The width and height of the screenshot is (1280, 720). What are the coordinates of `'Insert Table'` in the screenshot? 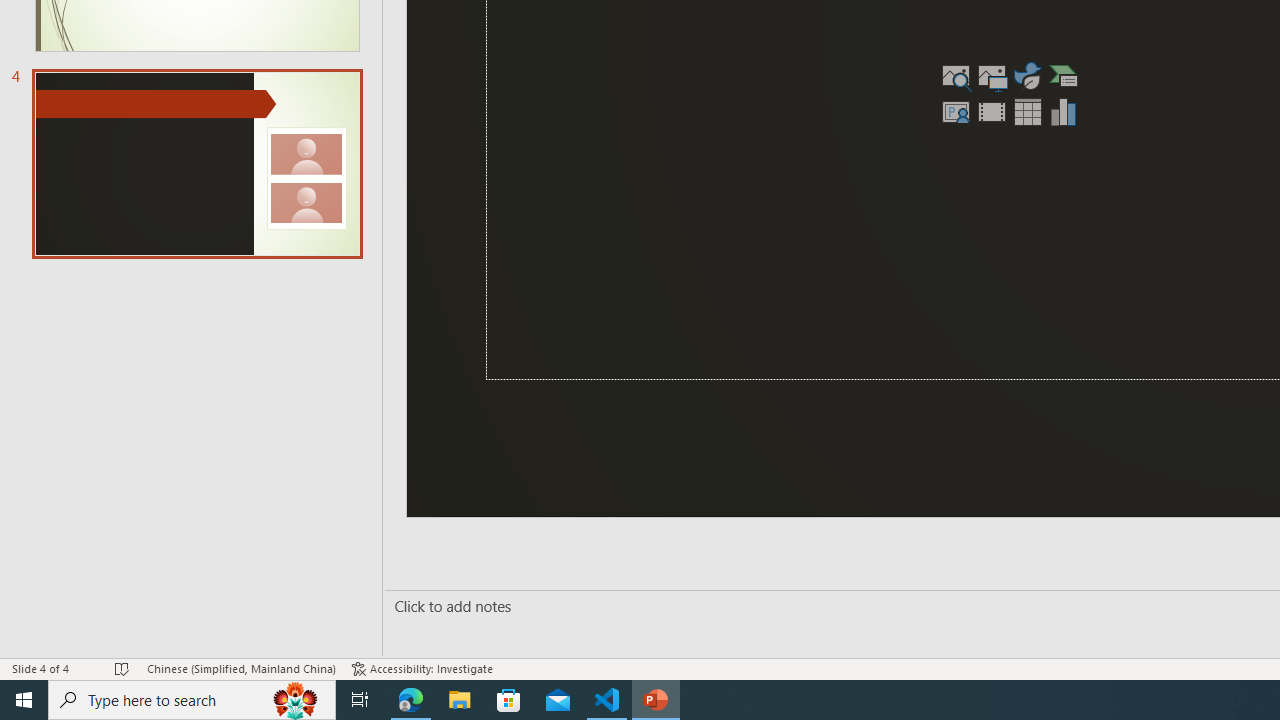 It's located at (1028, 111).